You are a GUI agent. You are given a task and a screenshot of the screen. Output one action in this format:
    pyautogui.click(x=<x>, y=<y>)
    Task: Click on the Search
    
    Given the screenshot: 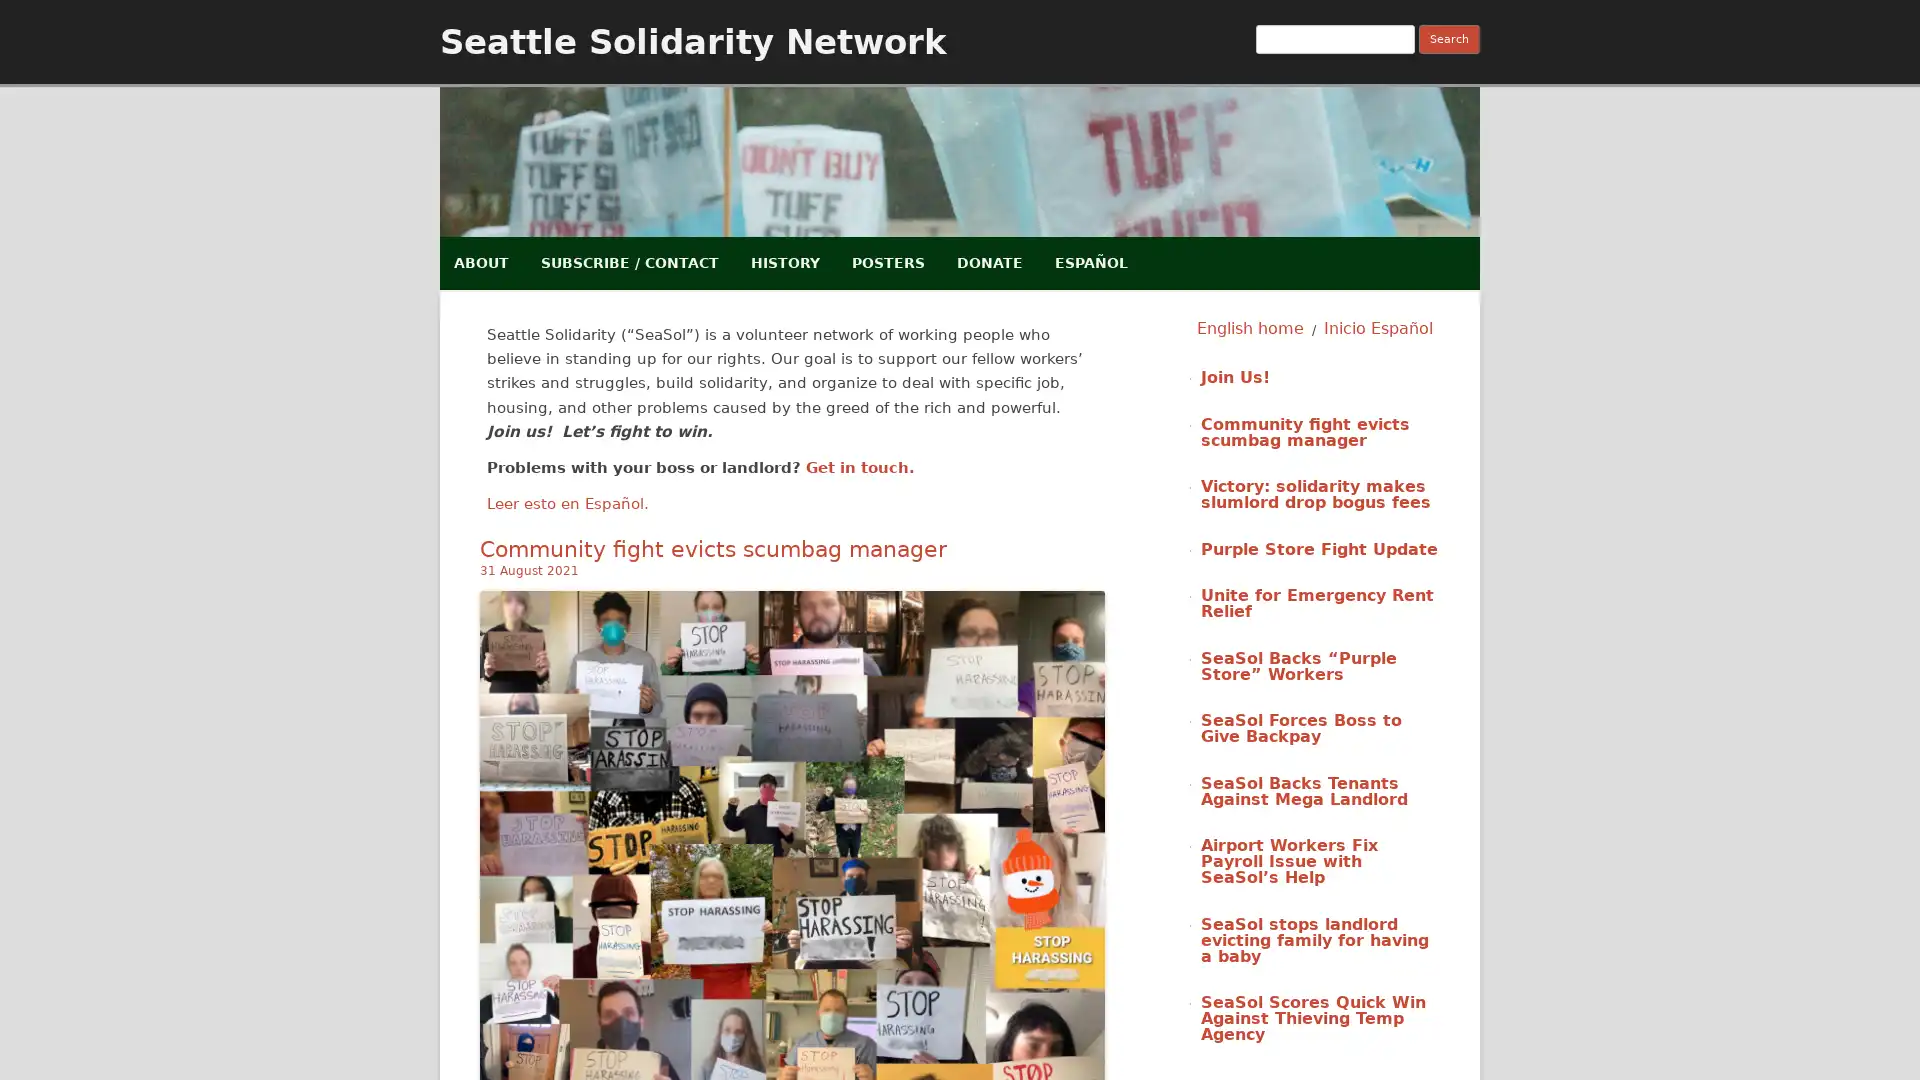 What is the action you would take?
    pyautogui.click(x=1449, y=39)
    